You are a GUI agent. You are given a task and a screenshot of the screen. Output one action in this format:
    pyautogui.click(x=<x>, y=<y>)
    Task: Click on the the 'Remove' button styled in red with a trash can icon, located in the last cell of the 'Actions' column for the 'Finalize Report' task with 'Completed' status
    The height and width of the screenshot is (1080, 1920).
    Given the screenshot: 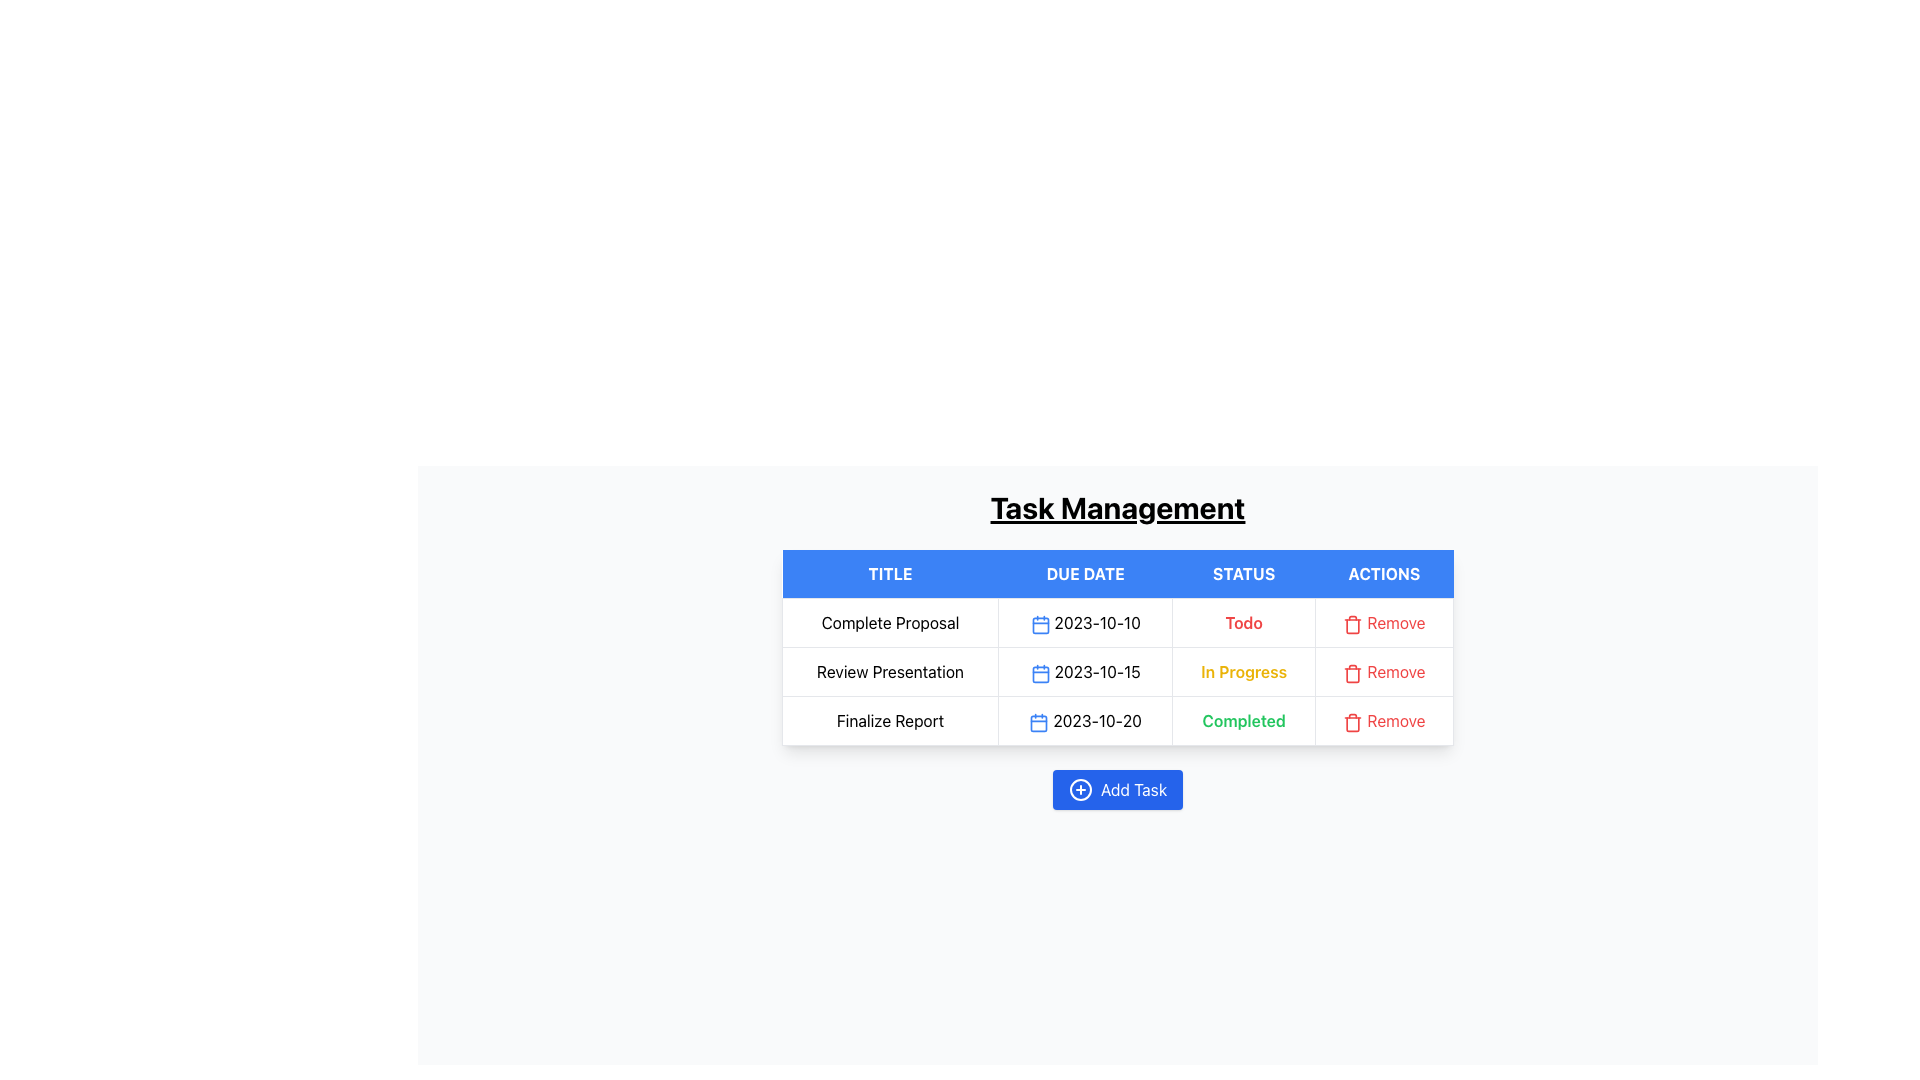 What is the action you would take?
    pyautogui.click(x=1382, y=721)
    